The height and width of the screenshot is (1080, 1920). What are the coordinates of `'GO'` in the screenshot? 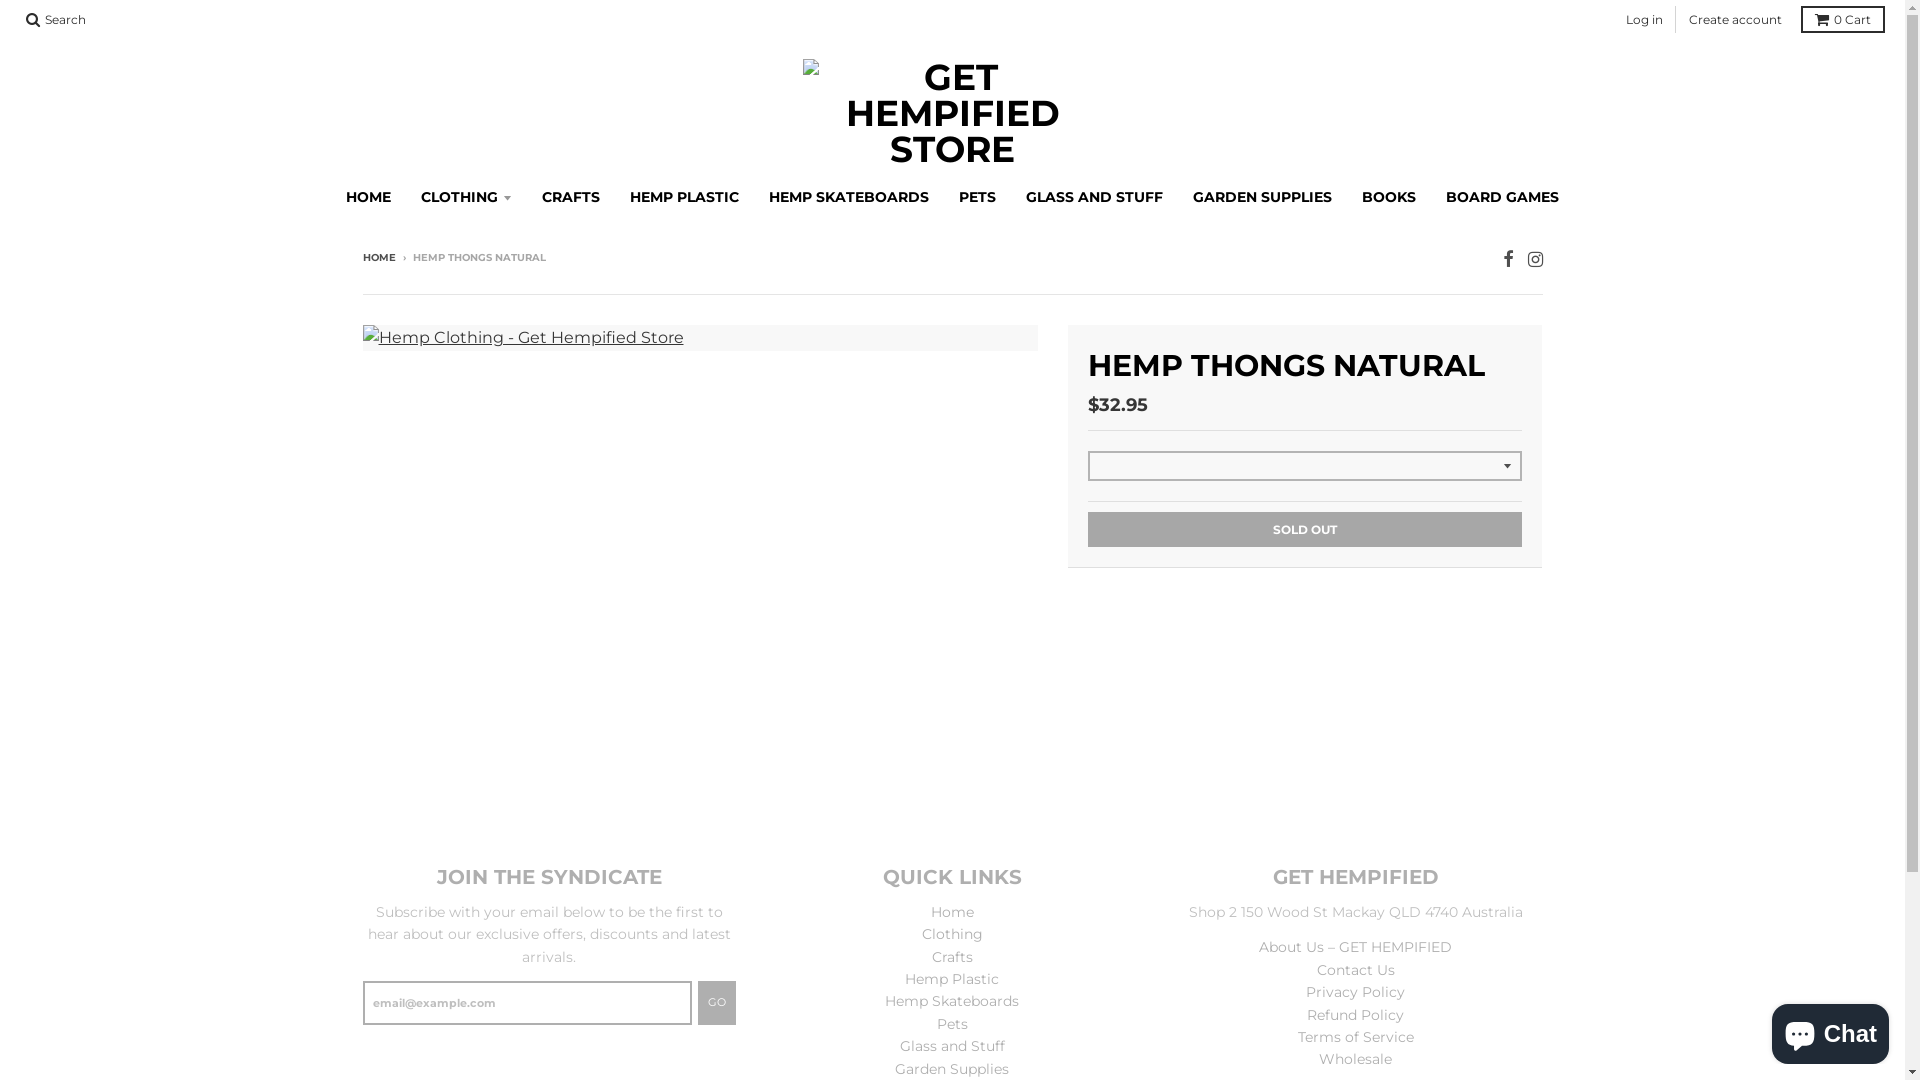 It's located at (716, 1002).